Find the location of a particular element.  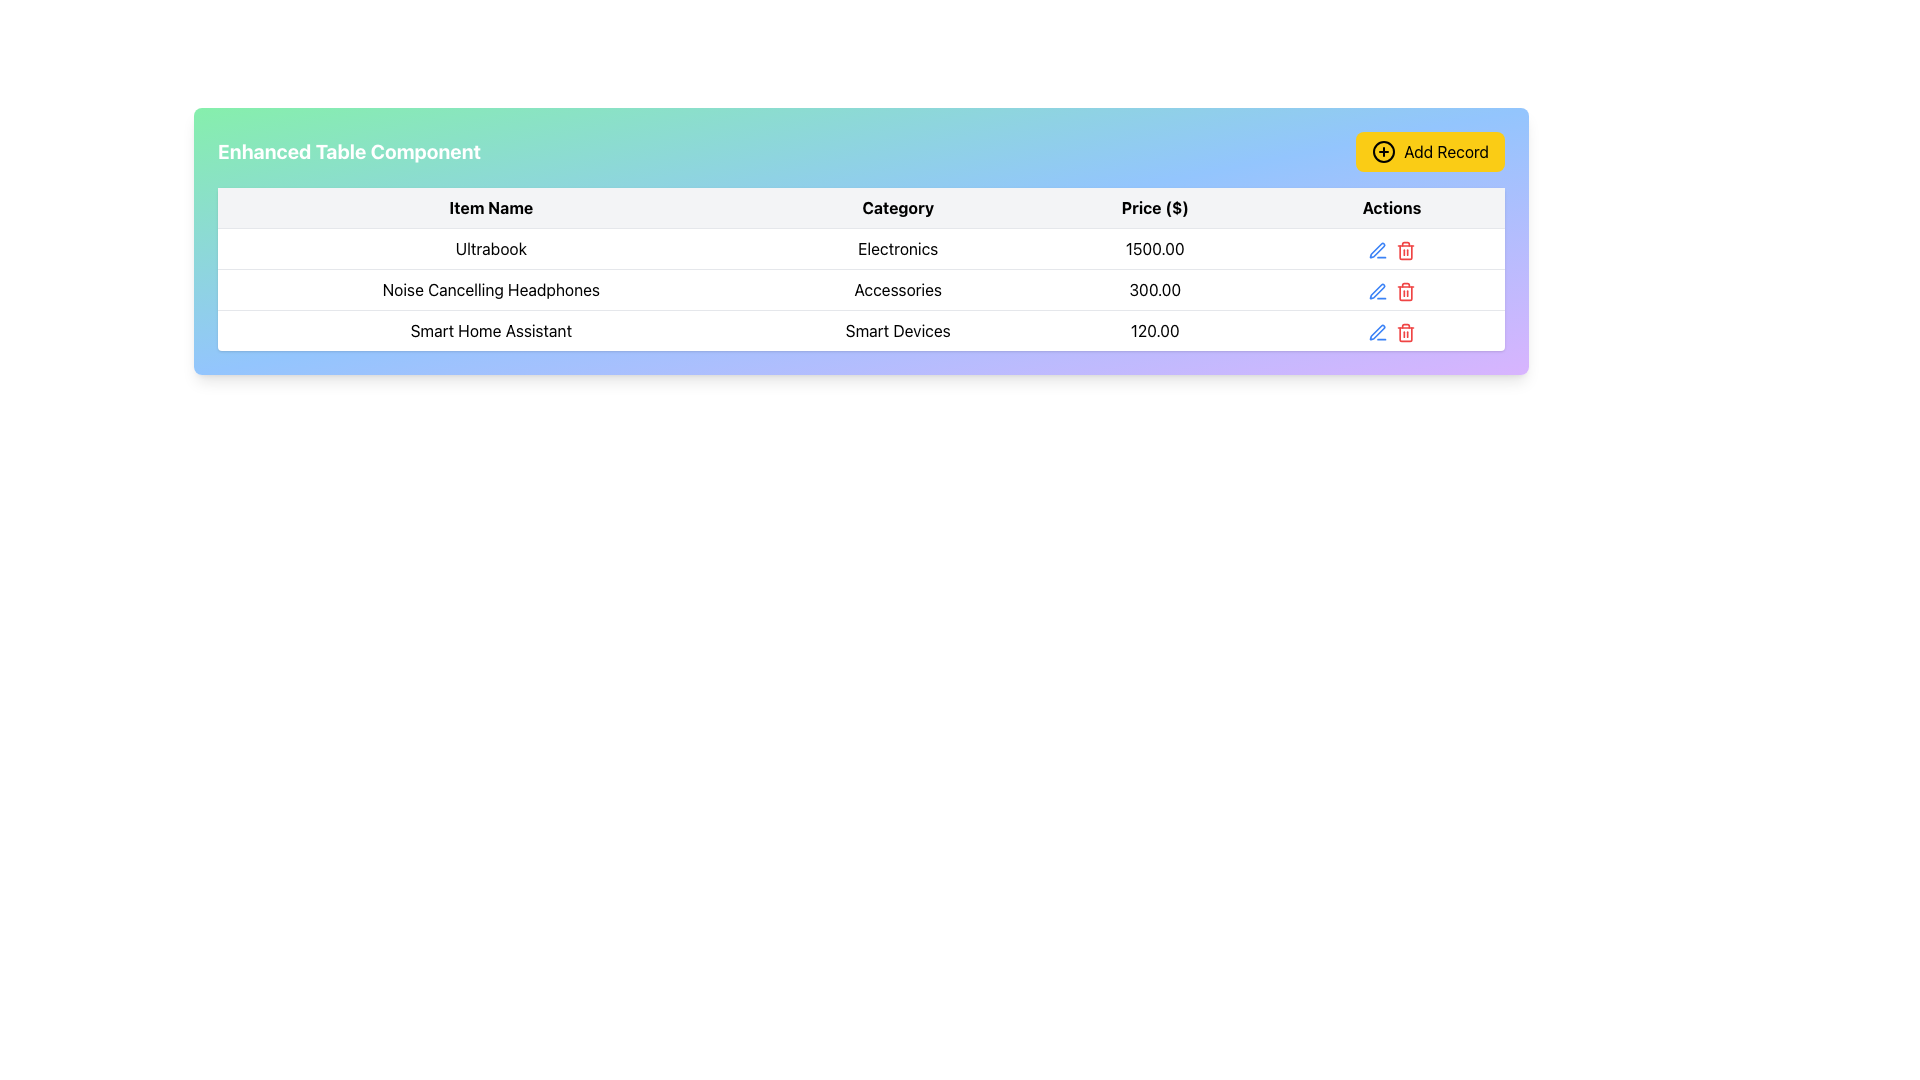

the edit icon located in the third row of the 'Actions' column in the table is located at coordinates (1376, 331).